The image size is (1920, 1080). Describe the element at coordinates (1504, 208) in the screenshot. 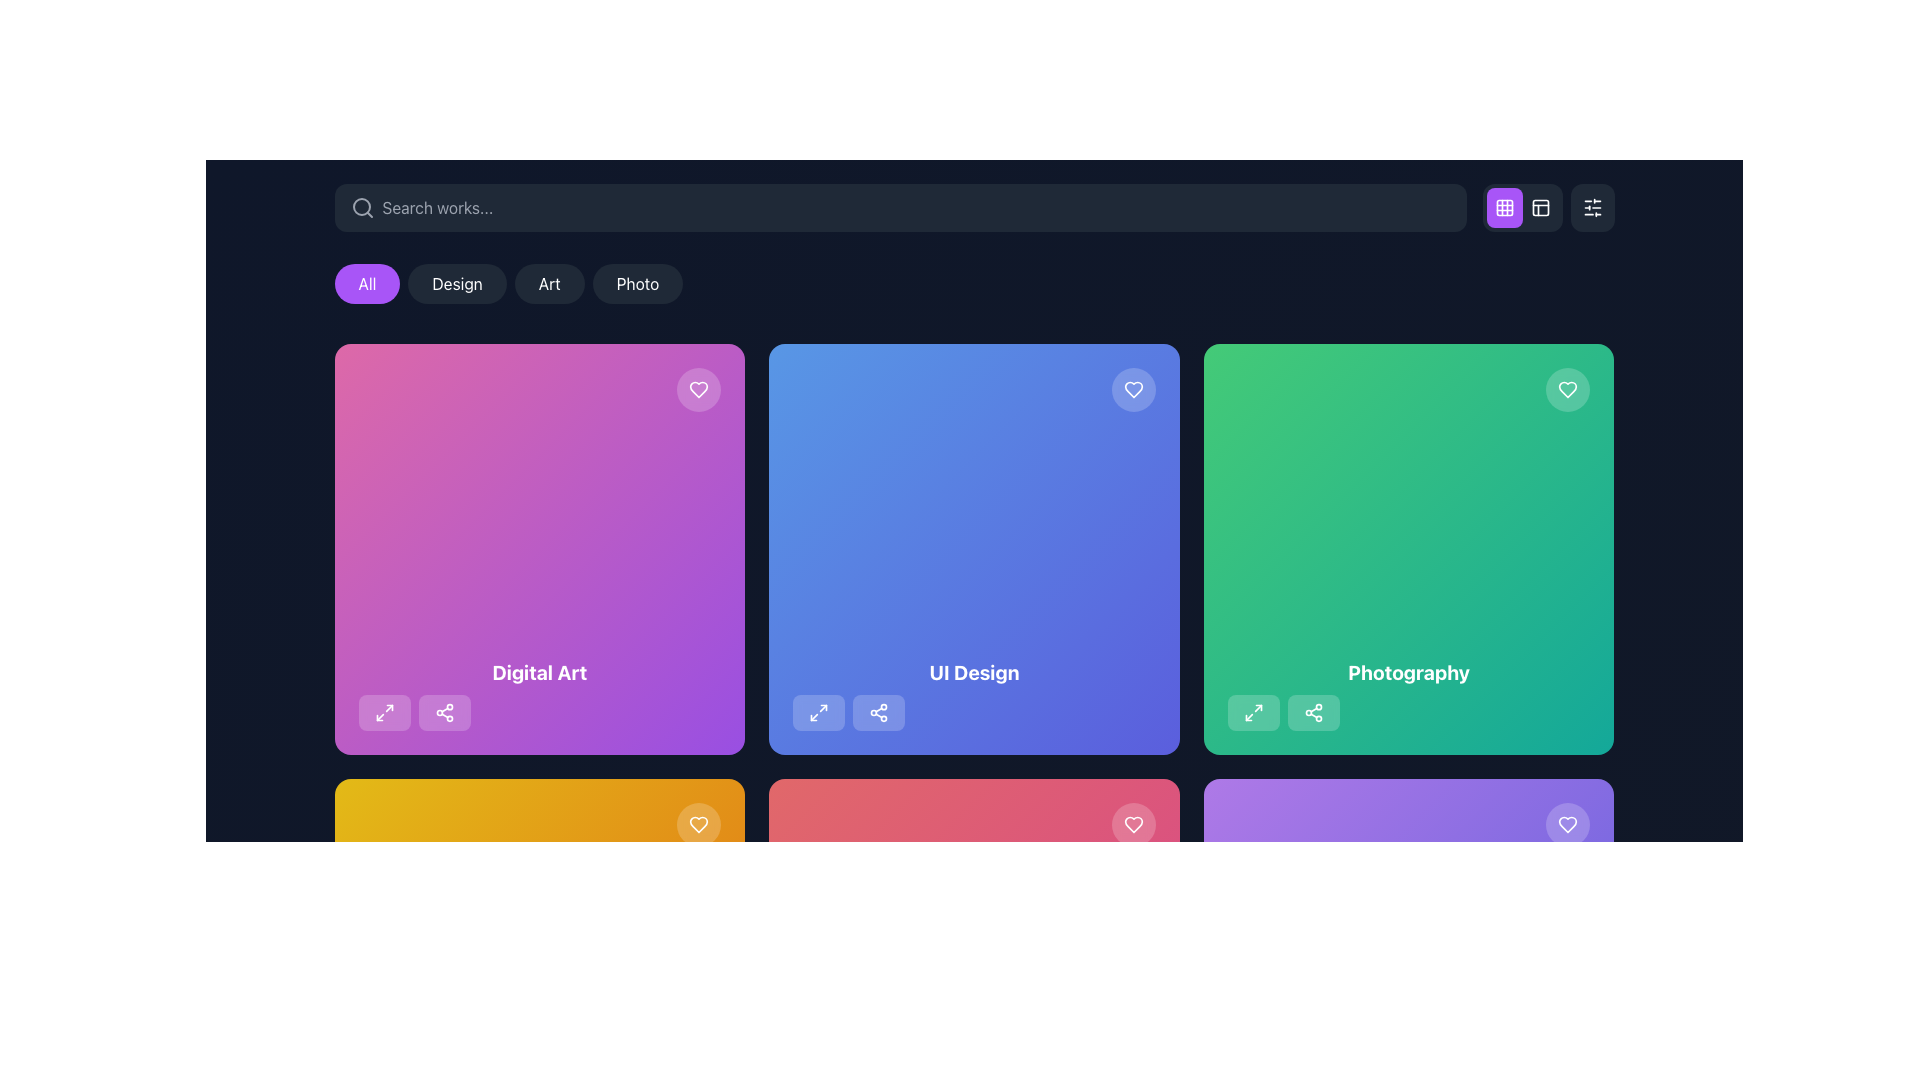

I see `the white grid icon button with rounded corners in the top-right corner of the layout` at that location.